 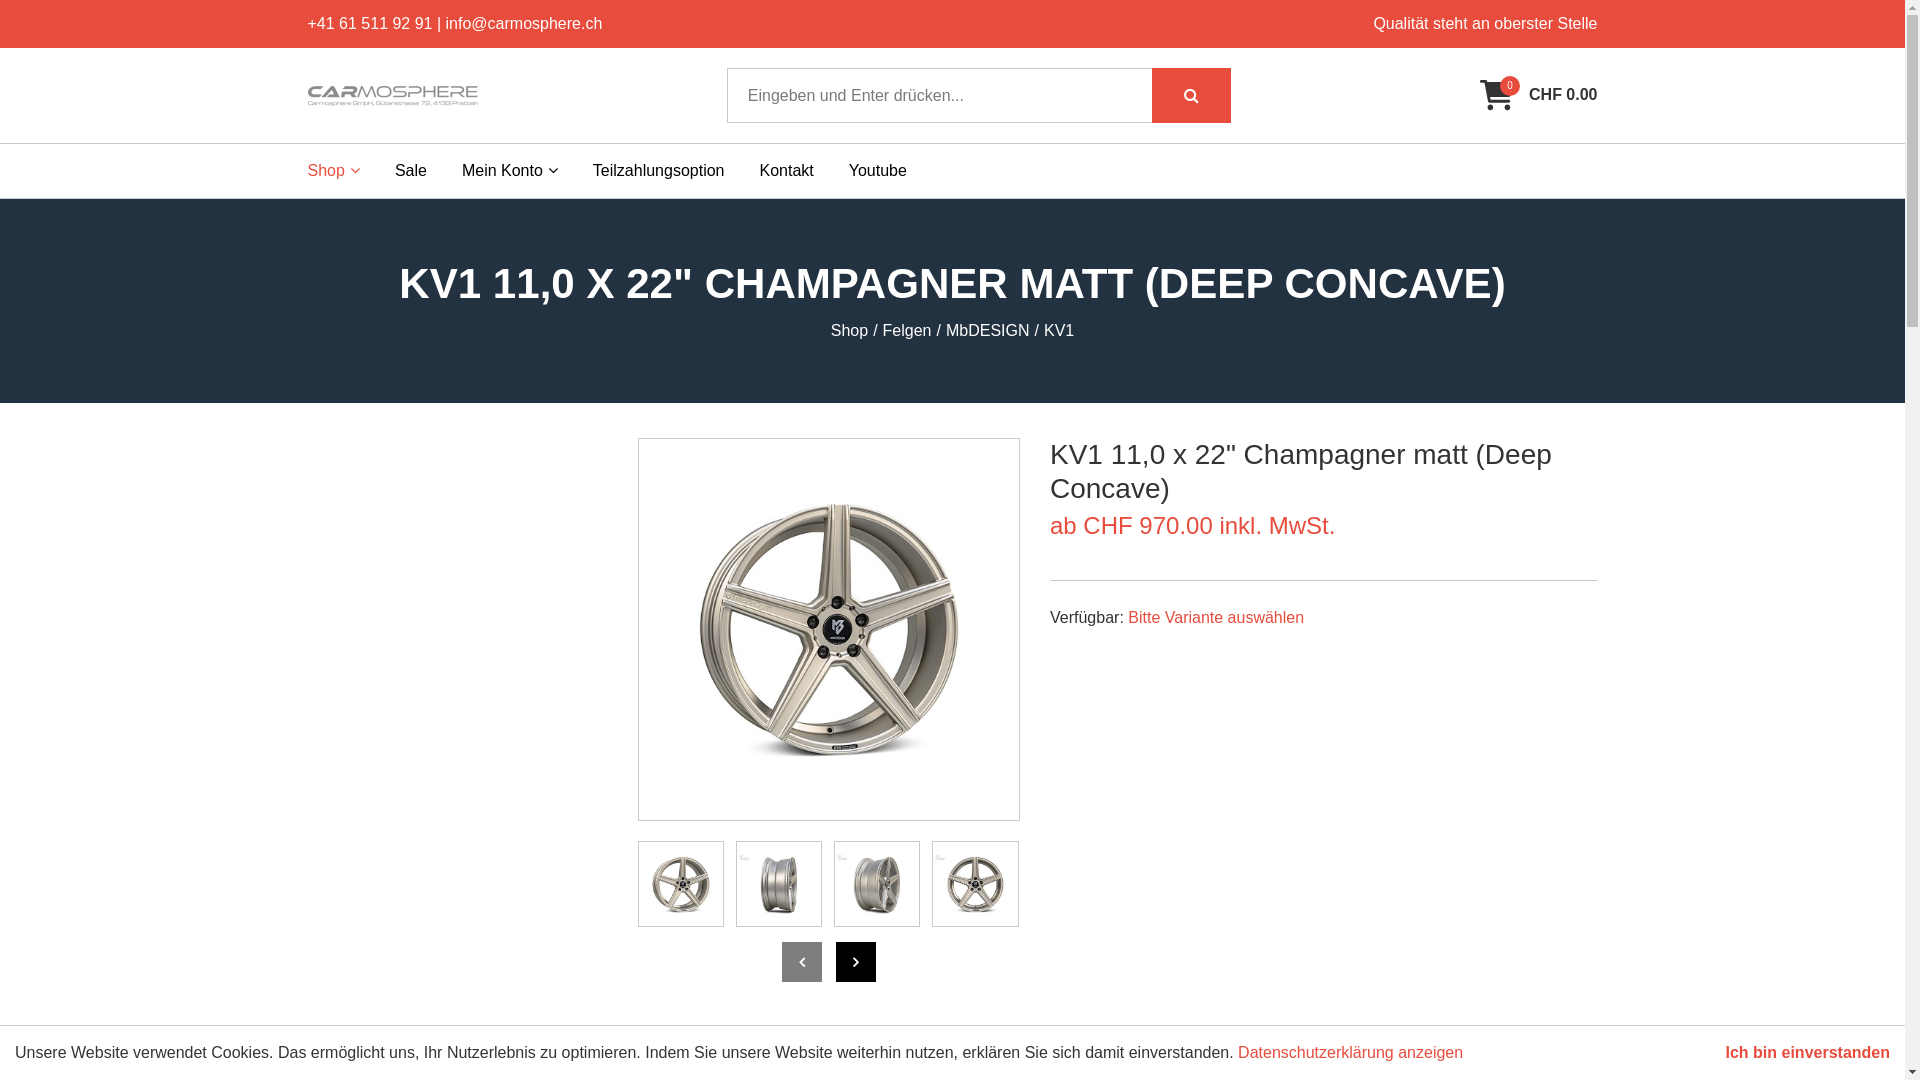 What do you see at coordinates (460, 169) in the screenshot?
I see `'Mein Konto'` at bounding box center [460, 169].